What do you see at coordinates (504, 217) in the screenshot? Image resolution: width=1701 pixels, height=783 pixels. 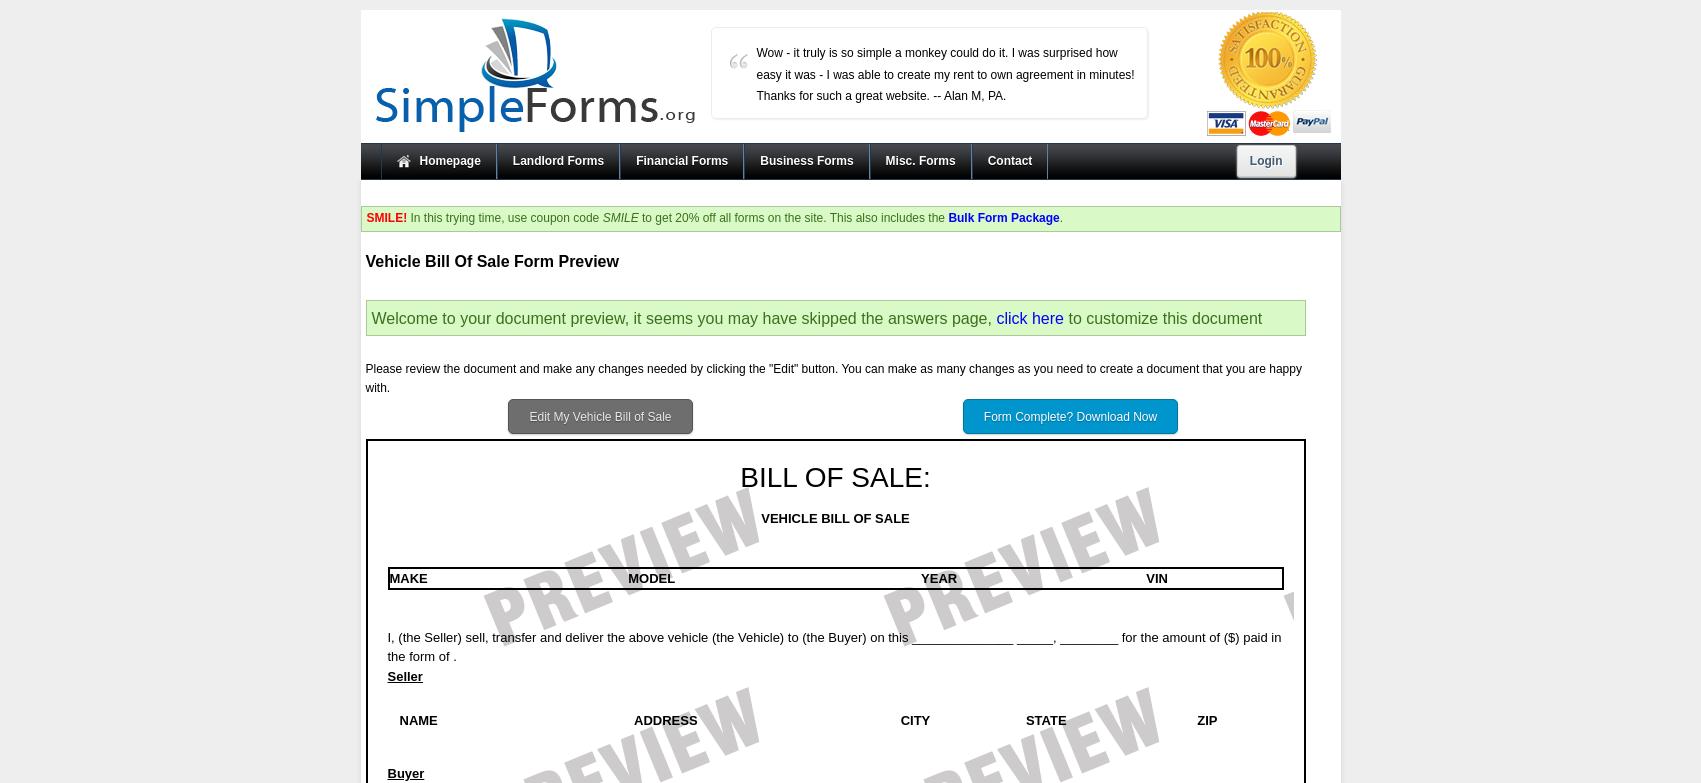 I see `'In this trying time, use coupon code'` at bounding box center [504, 217].